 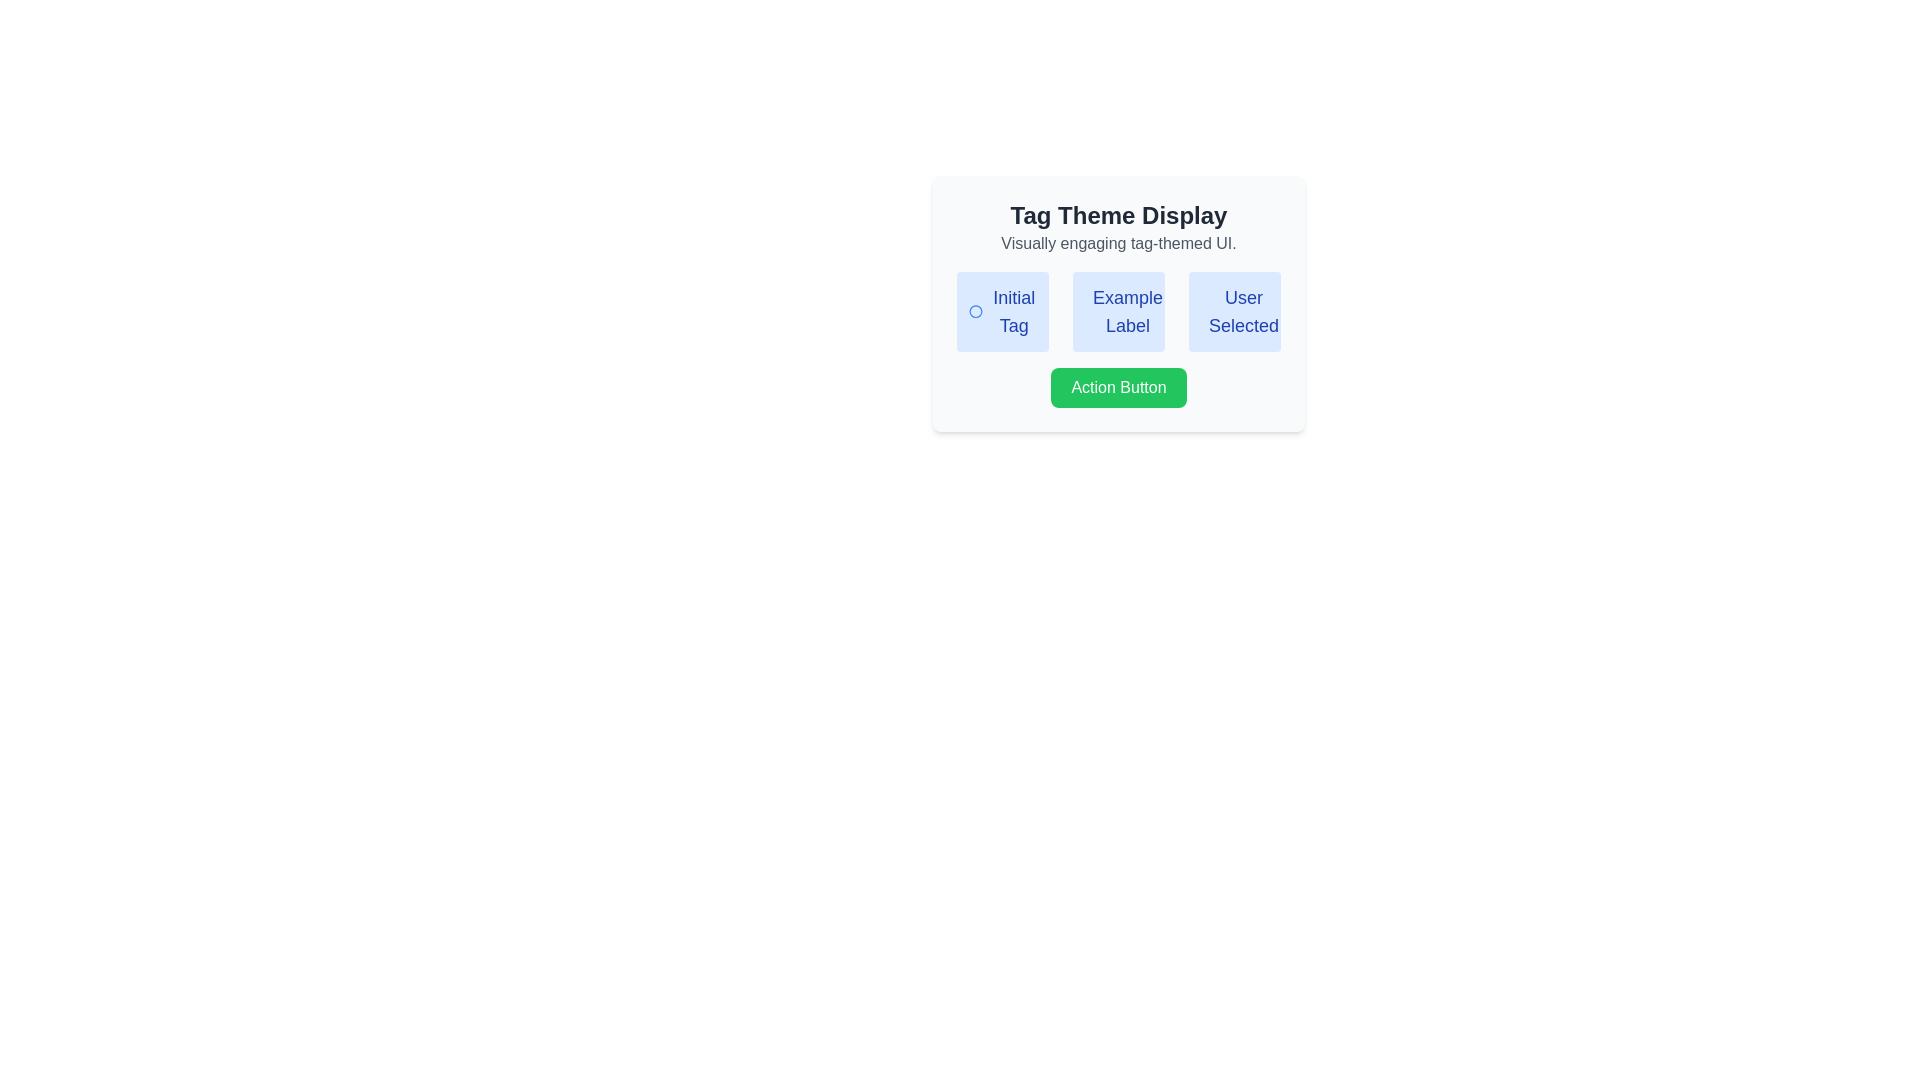 I want to click on the circular shape with a blue border located in the 'User Selected' tag within the card layout titled 'Tag Theme Display', so click(x=1212, y=312).